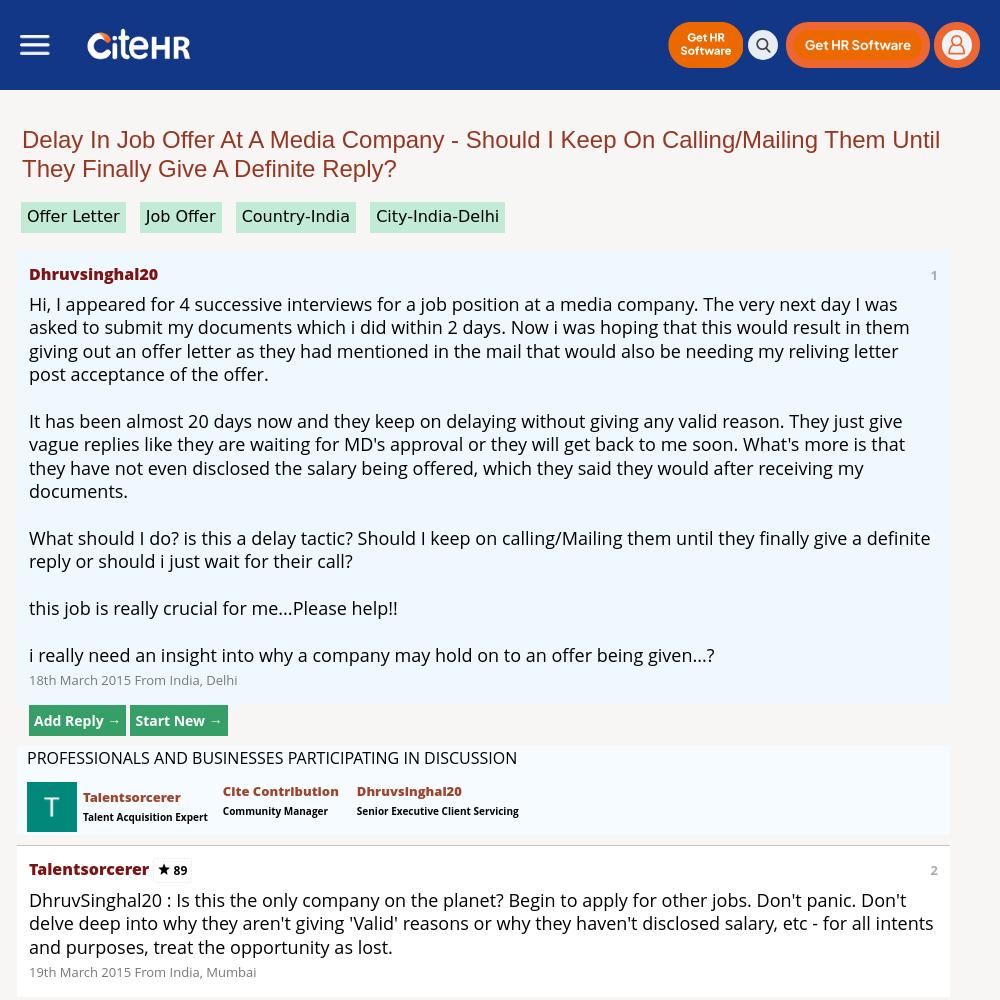 The height and width of the screenshot is (1000, 1000). What do you see at coordinates (178, 868) in the screenshot?
I see `'89'` at bounding box center [178, 868].